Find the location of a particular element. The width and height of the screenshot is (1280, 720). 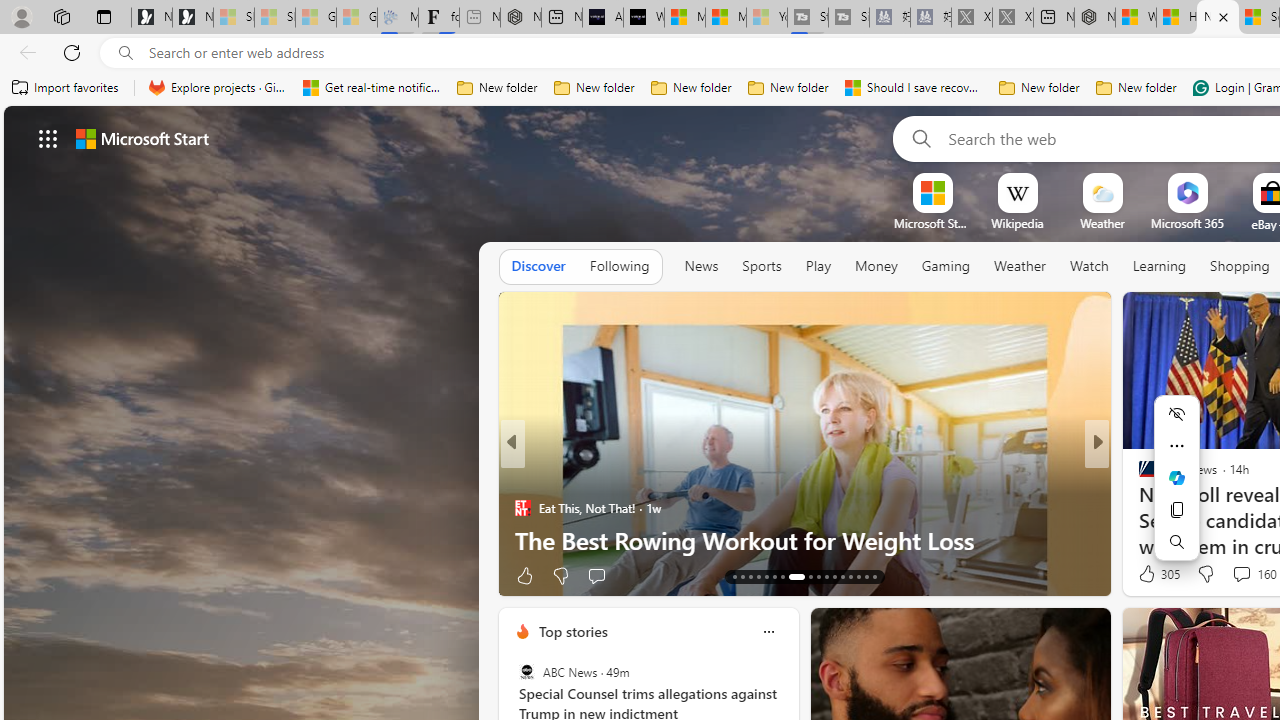

'Hide menu' is located at coordinates (1176, 412).